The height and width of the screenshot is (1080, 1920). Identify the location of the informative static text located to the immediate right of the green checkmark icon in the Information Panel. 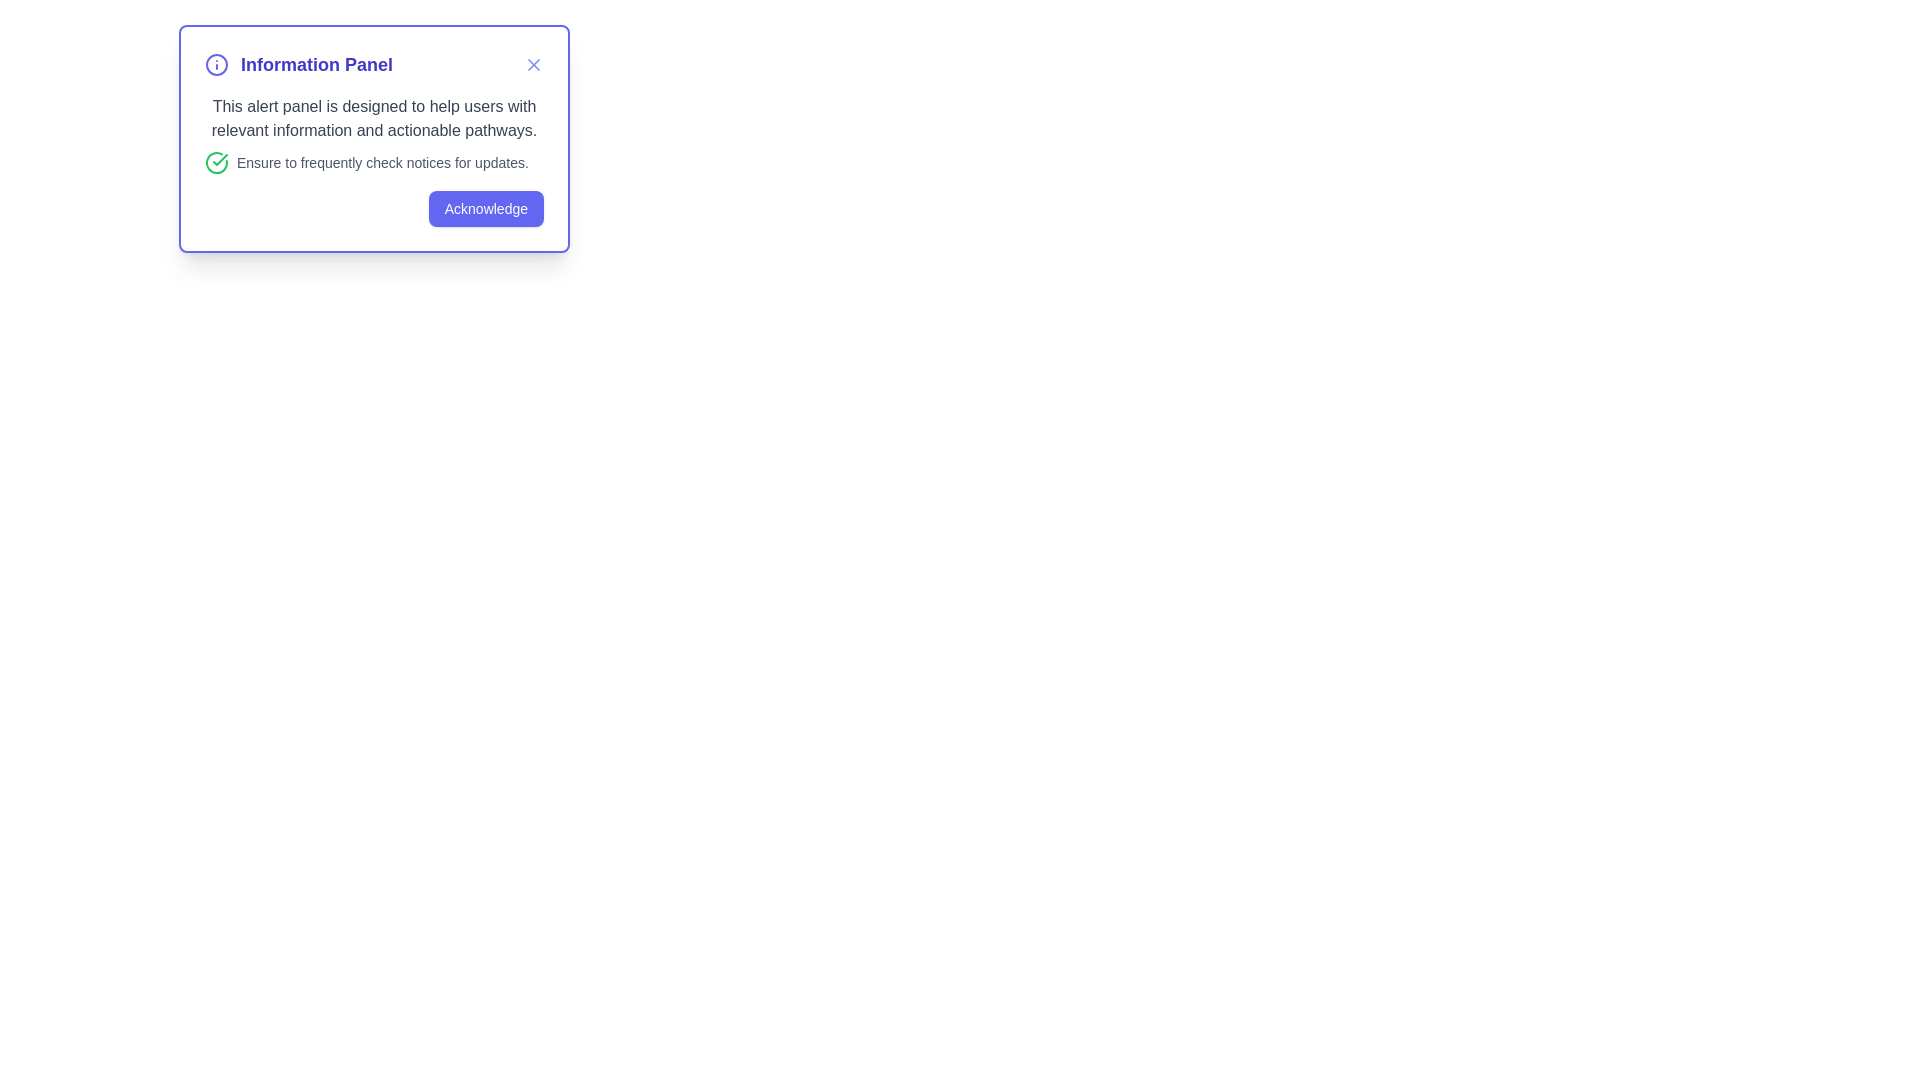
(382, 161).